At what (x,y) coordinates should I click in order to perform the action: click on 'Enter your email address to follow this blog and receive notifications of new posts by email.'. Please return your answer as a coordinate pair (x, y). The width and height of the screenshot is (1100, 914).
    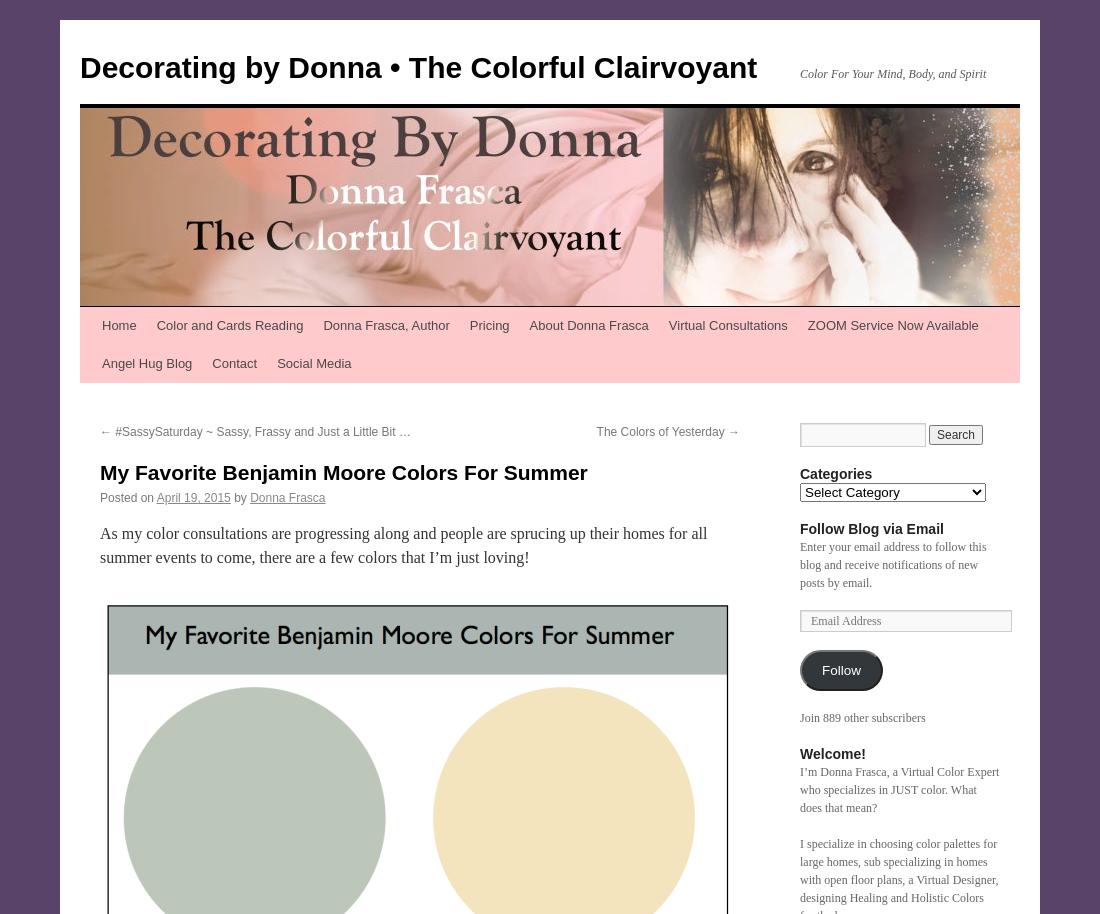
    Looking at the image, I should click on (891, 565).